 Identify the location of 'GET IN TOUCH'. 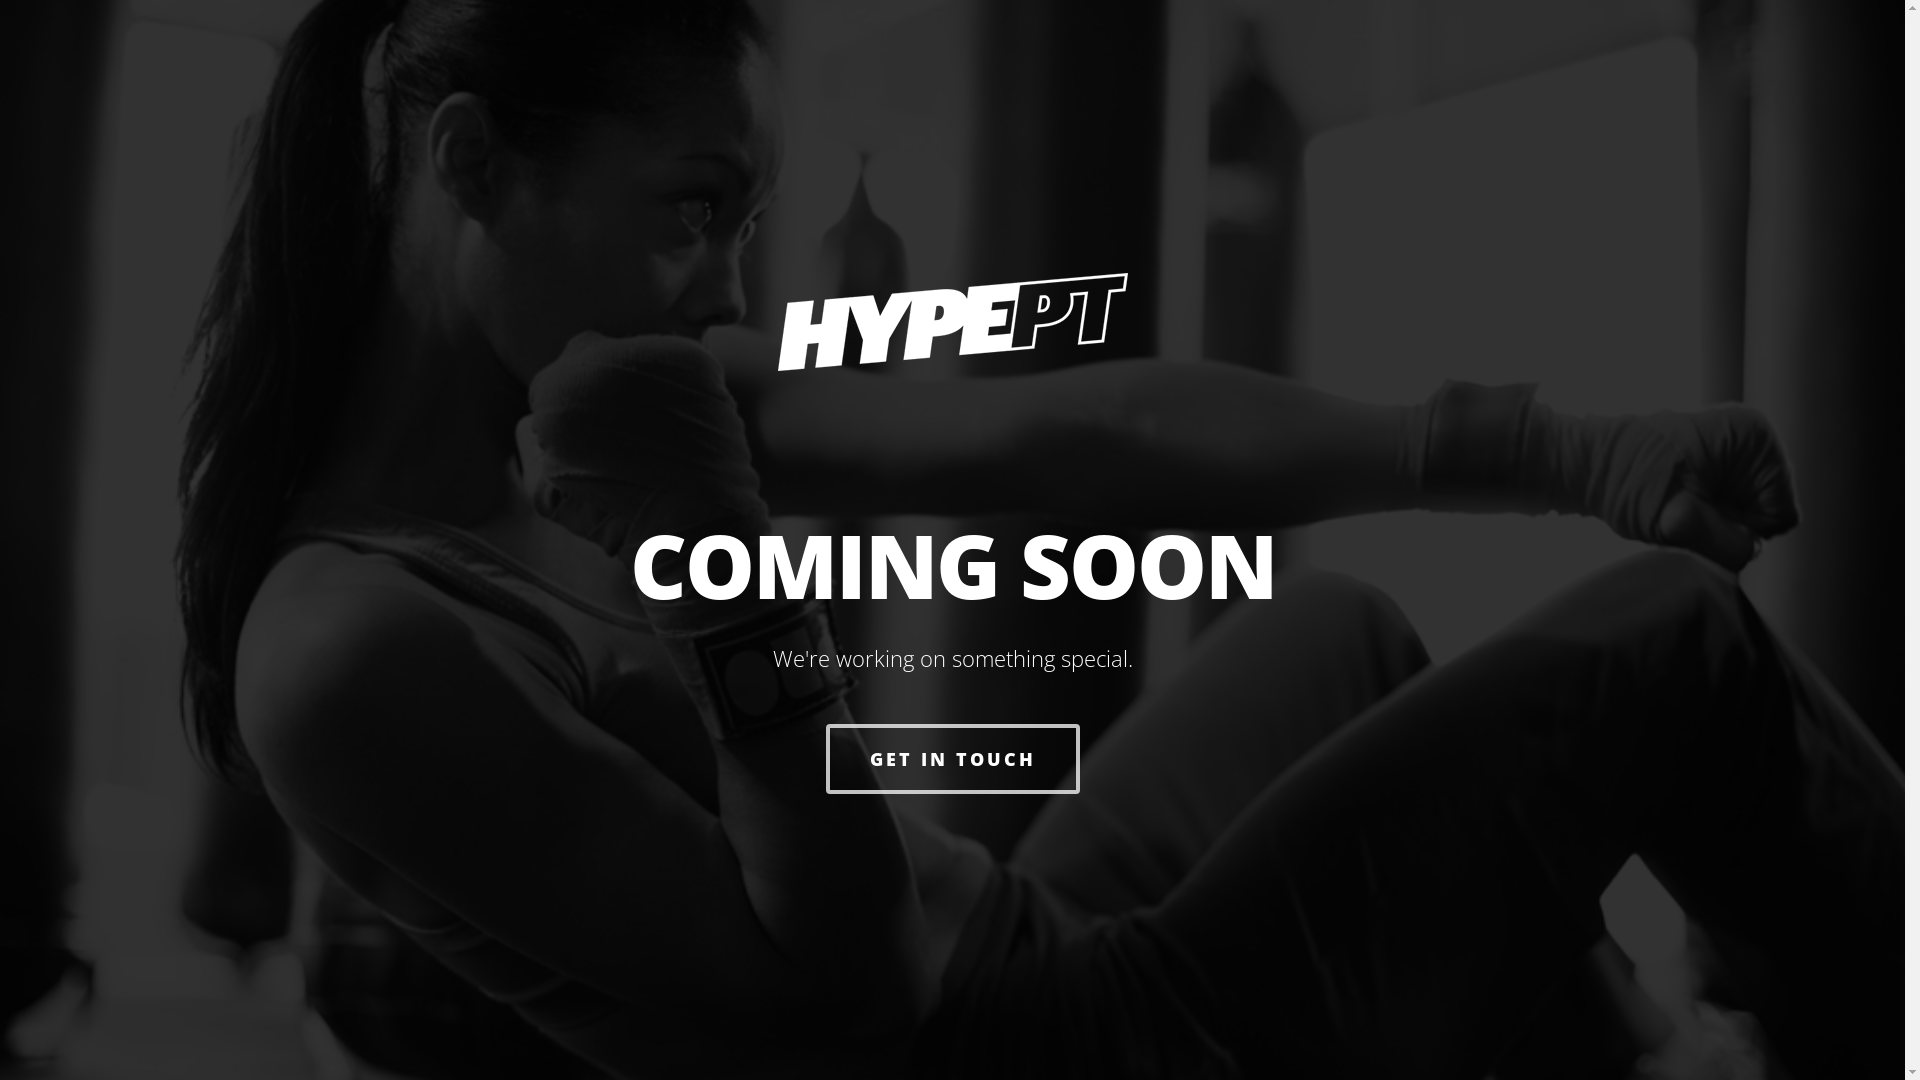
(952, 759).